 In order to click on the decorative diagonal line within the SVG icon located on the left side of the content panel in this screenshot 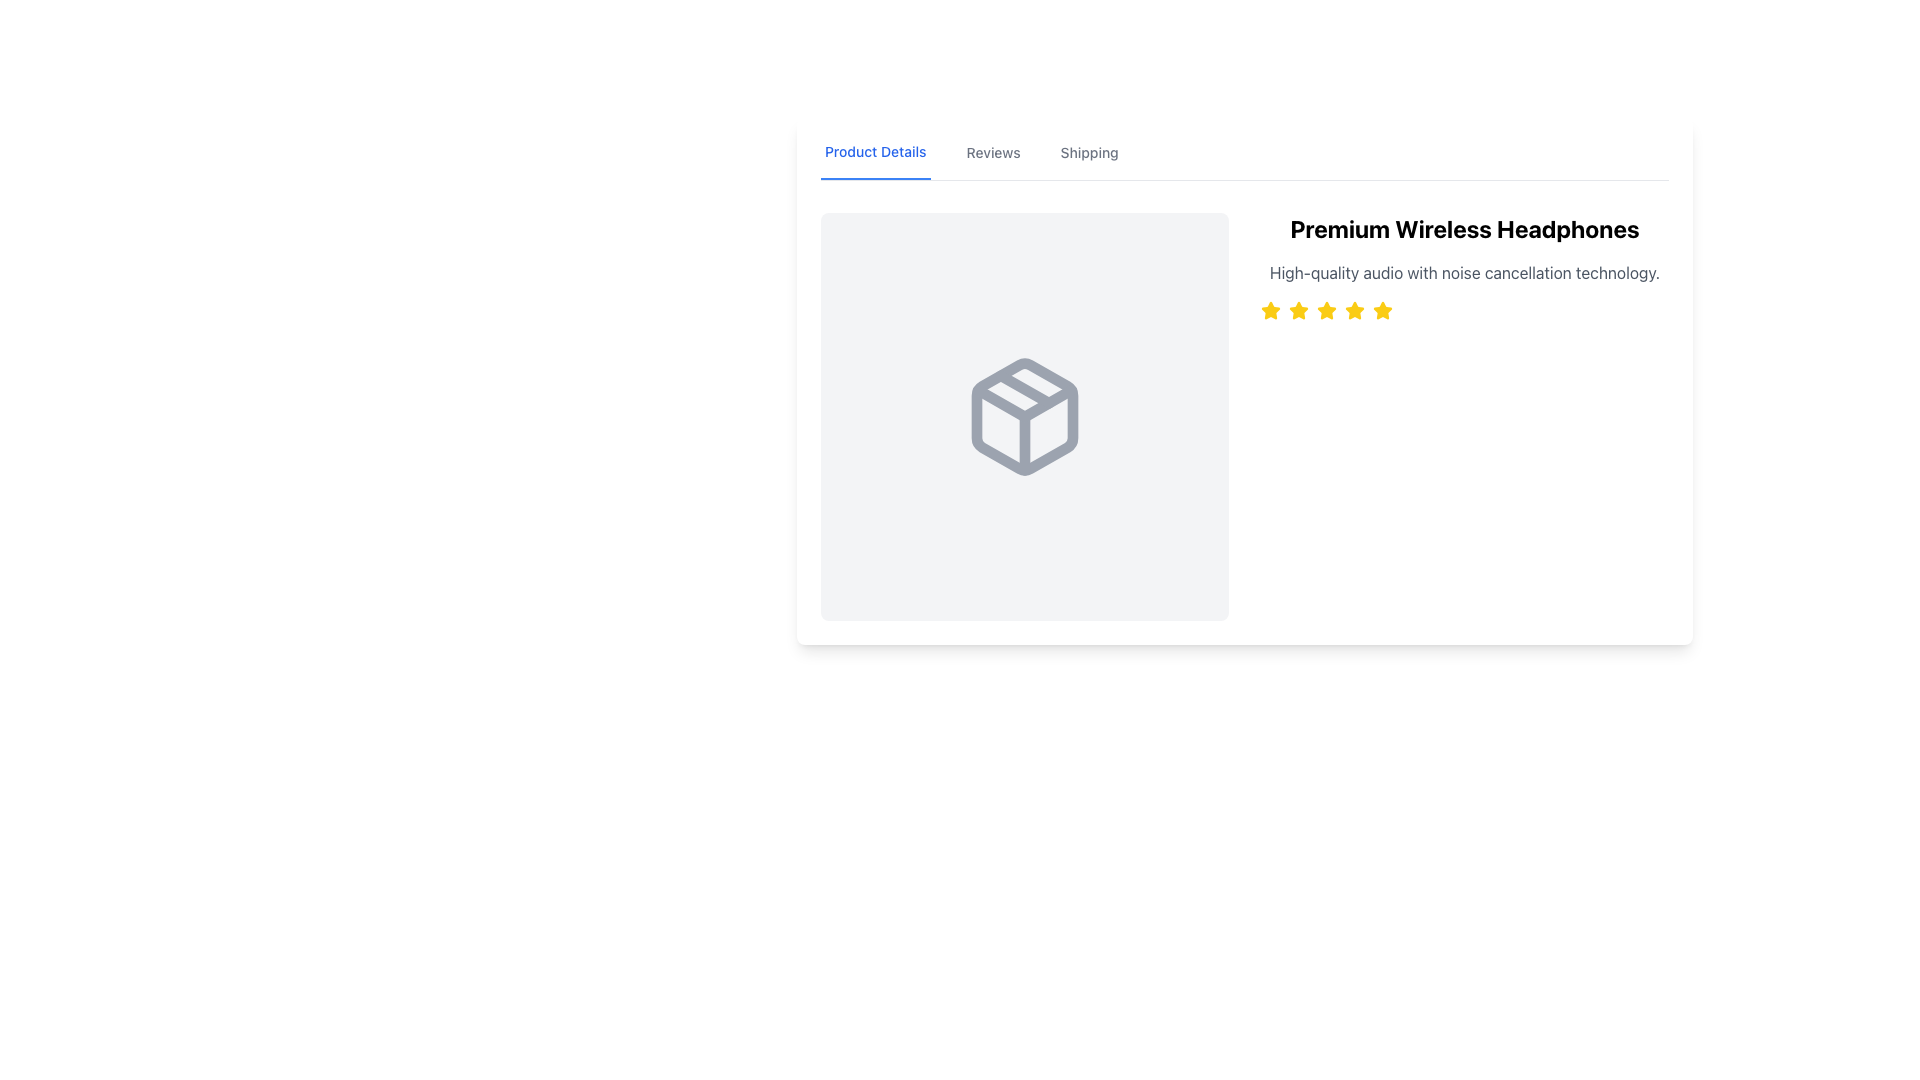, I will do `click(1025, 389)`.